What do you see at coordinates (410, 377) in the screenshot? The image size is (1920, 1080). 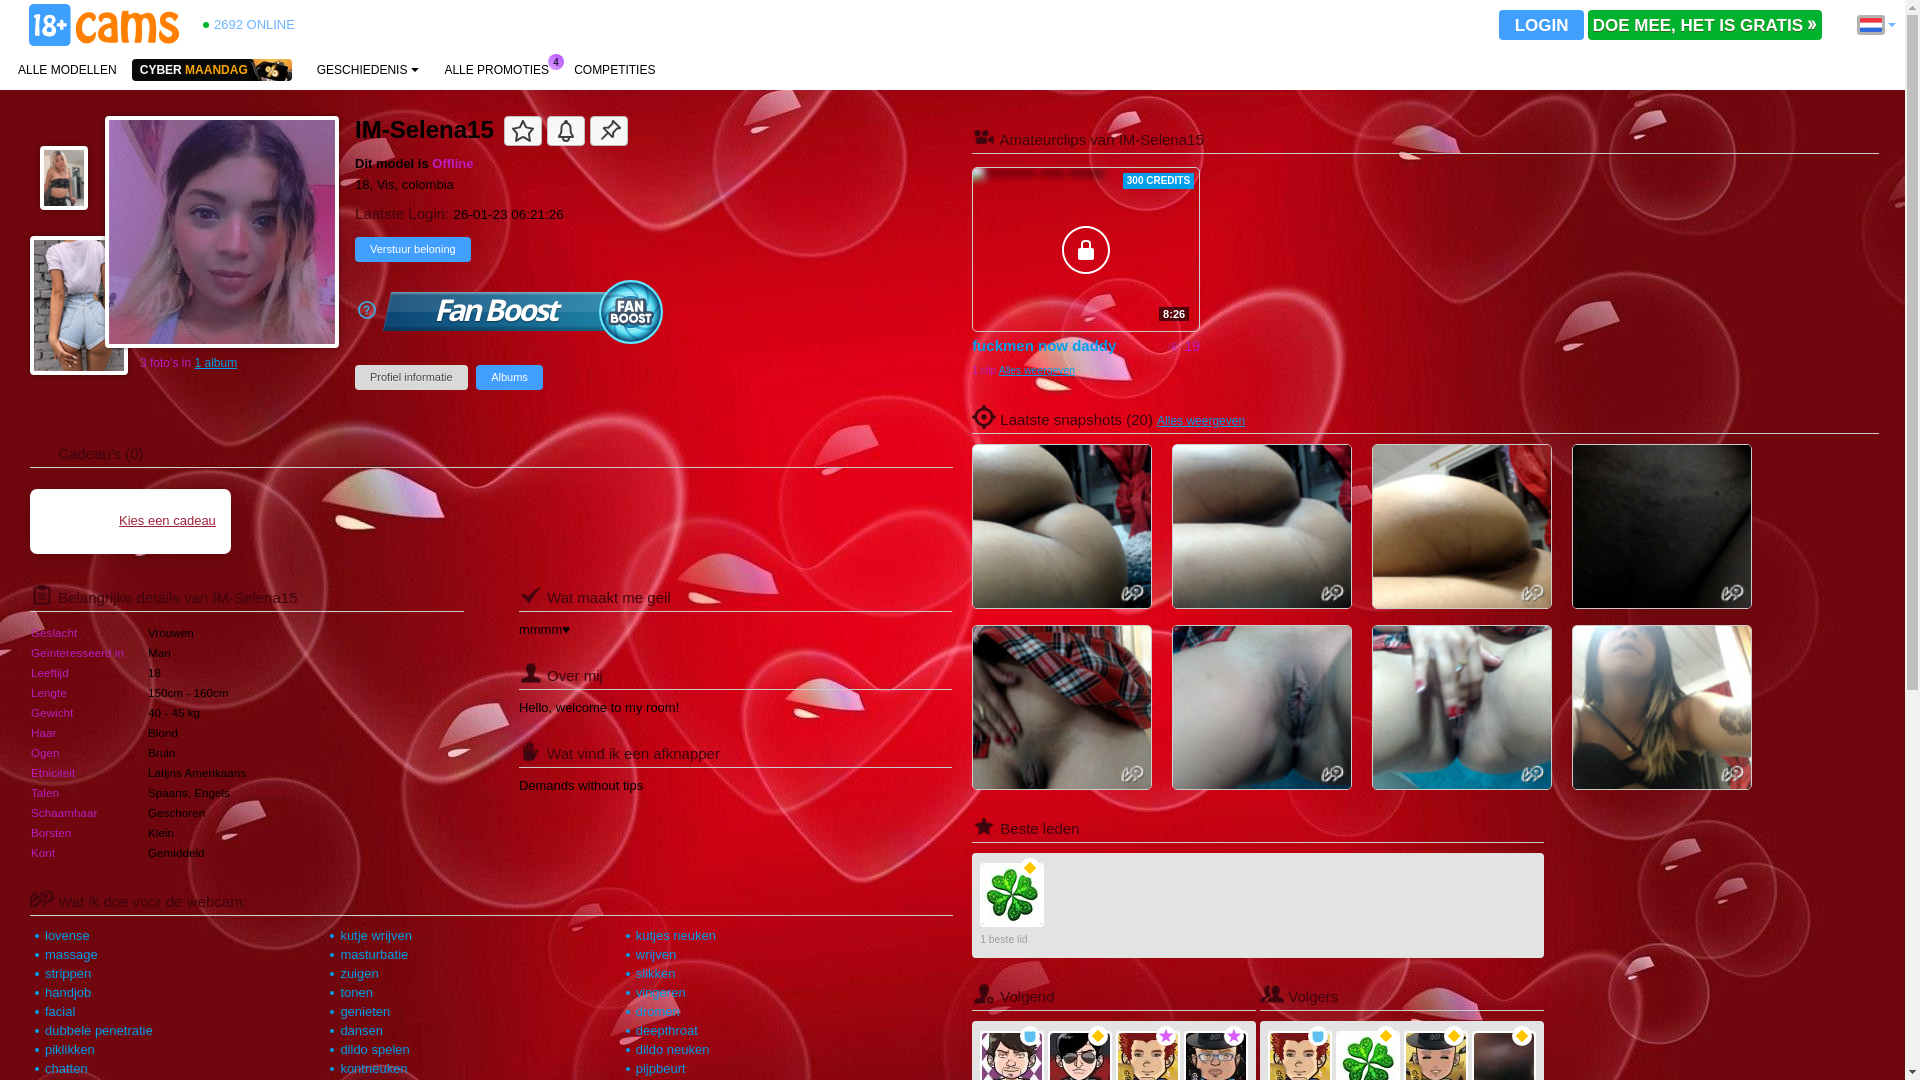 I see `'Profiel informatie'` at bounding box center [410, 377].